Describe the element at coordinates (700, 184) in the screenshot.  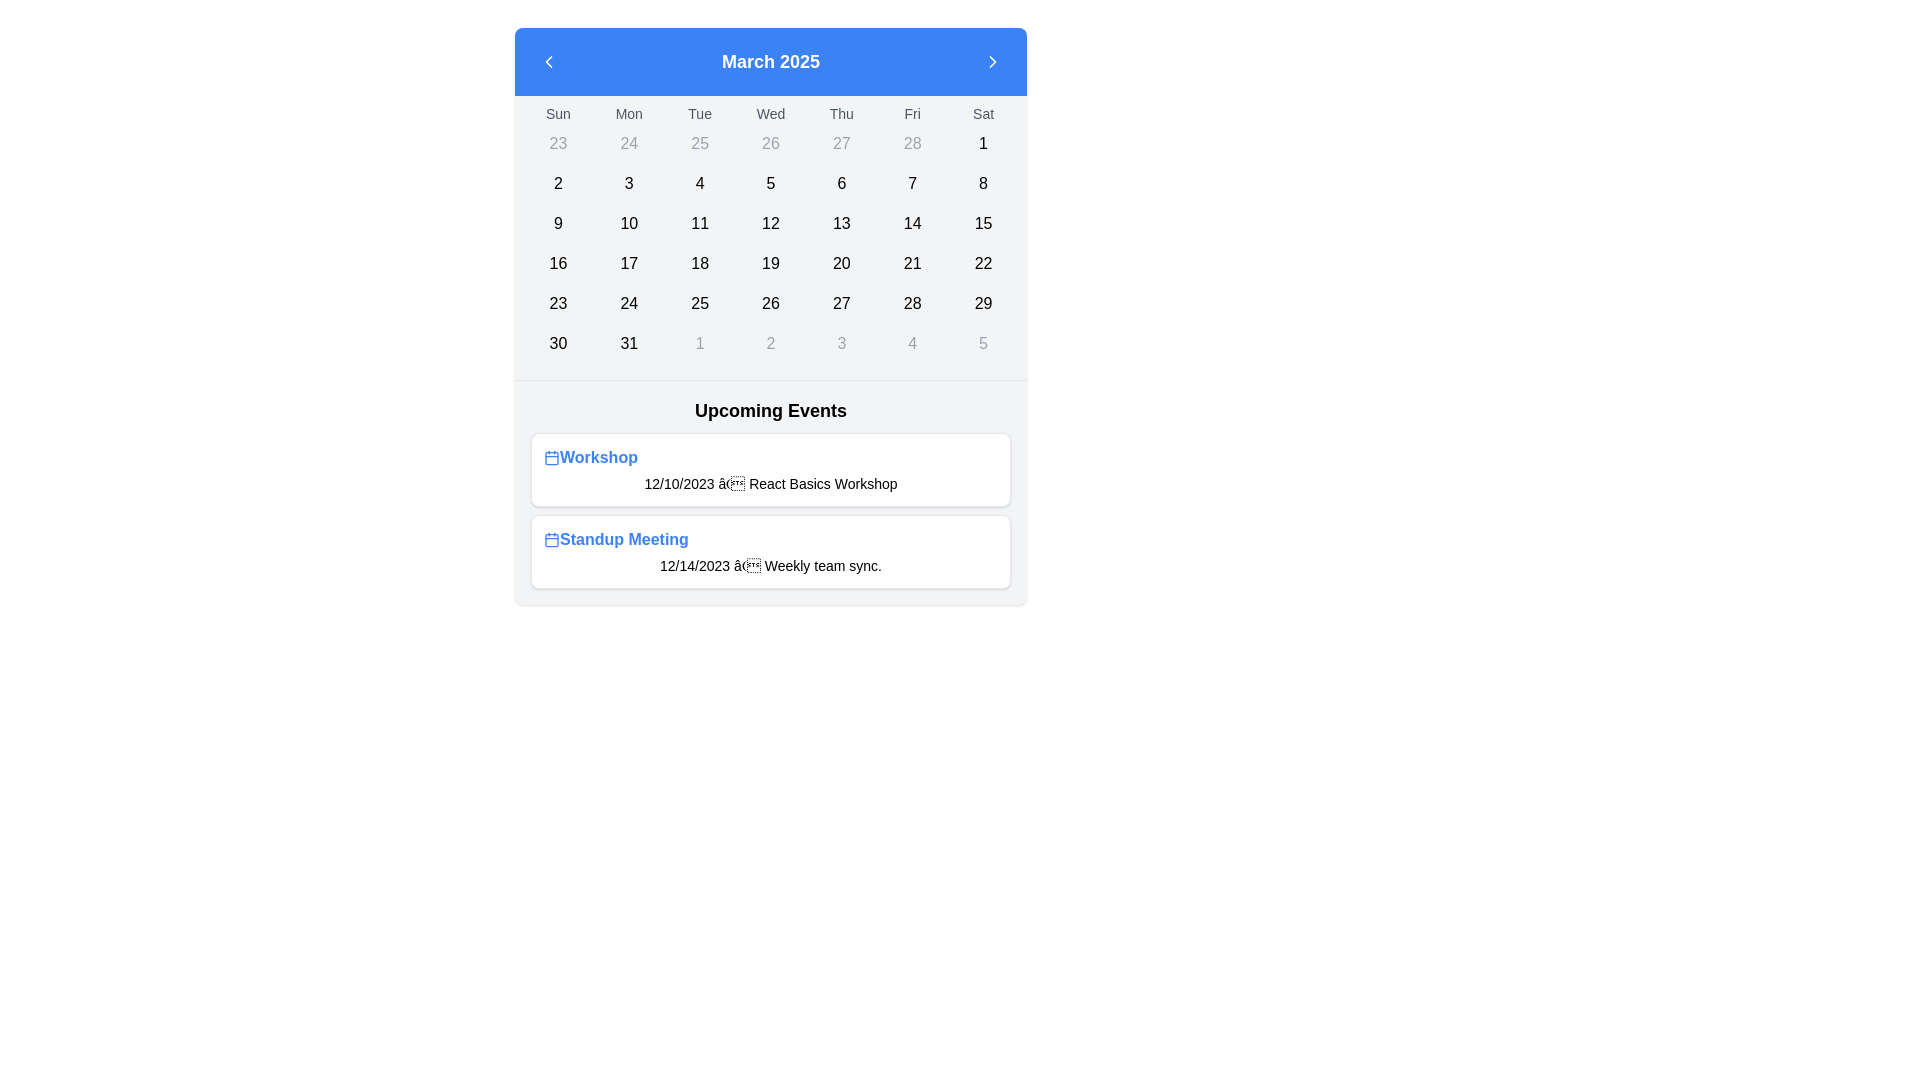
I see `the calendar day cell representing the 4th of March 2025` at that location.